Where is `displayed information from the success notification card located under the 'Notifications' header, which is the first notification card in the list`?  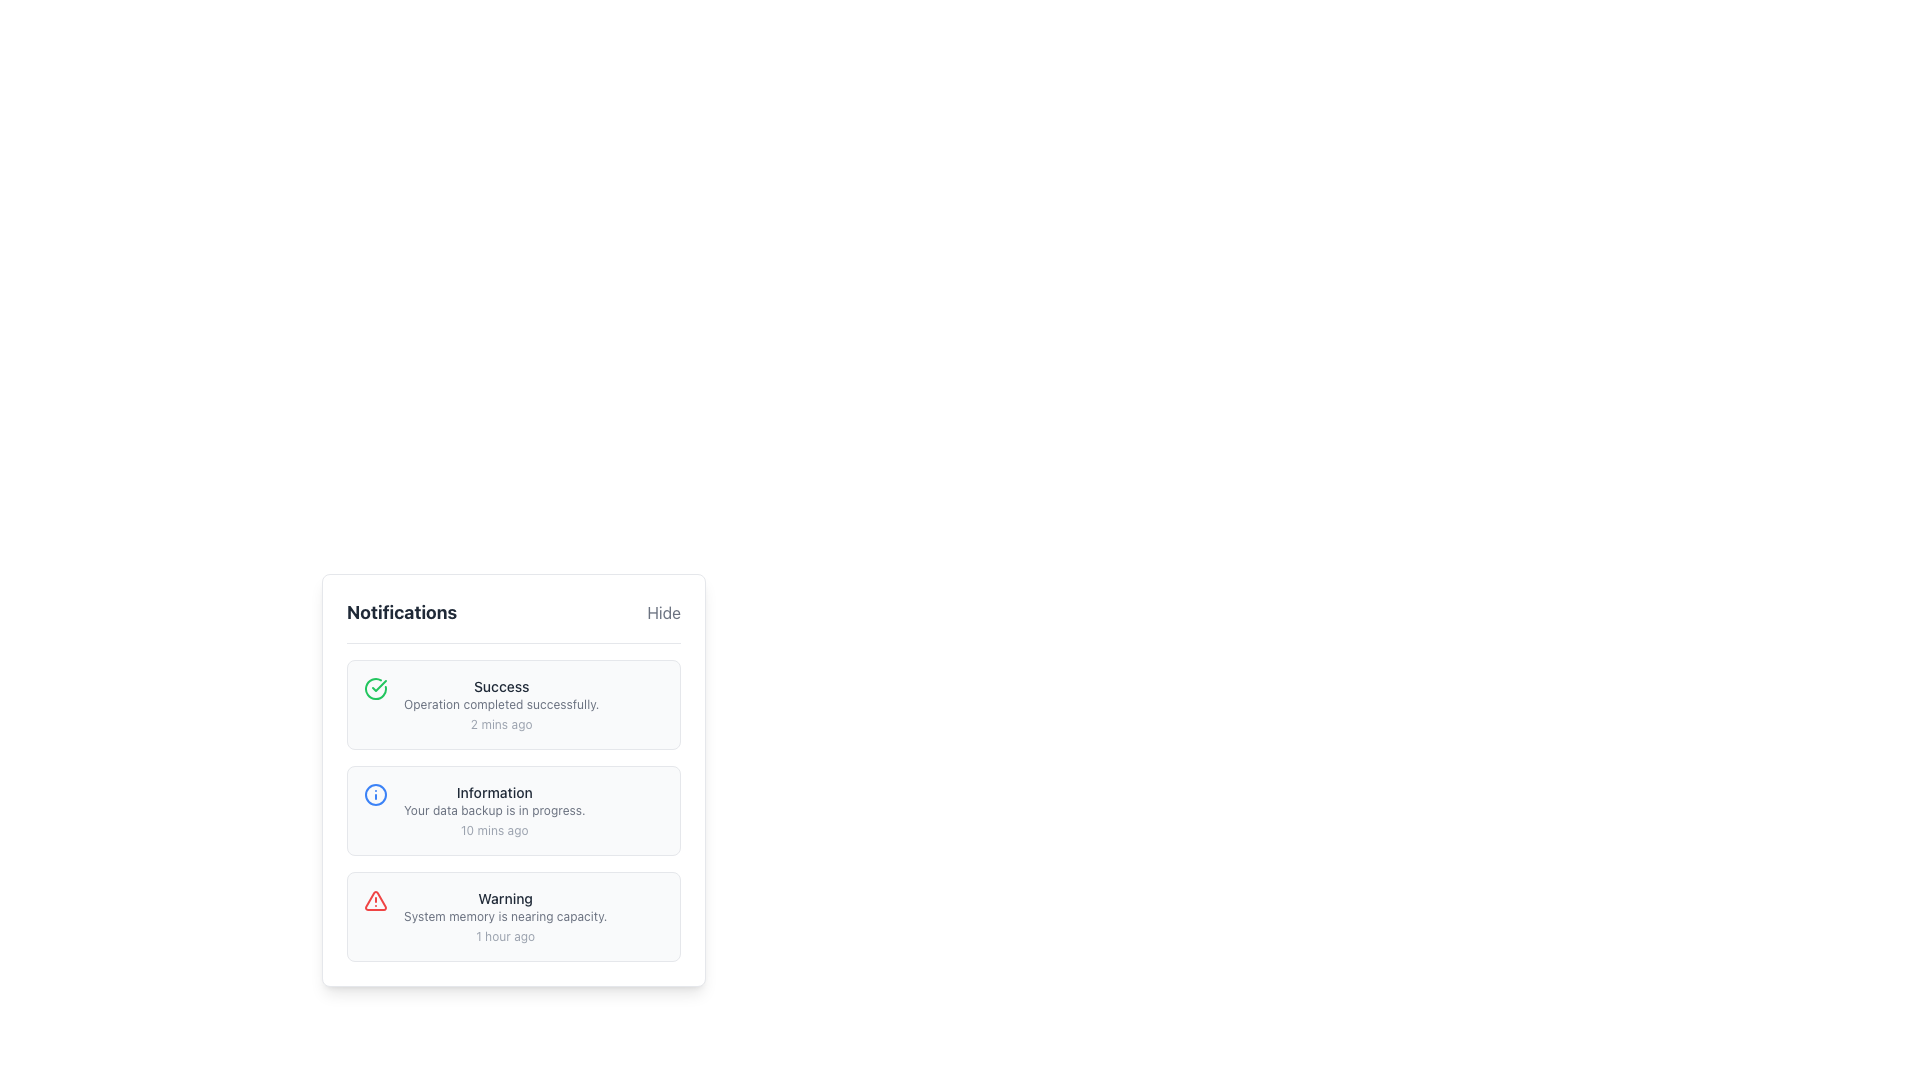 displayed information from the success notification card located under the 'Notifications' header, which is the first notification card in the list is located at coordinates (513, 704).